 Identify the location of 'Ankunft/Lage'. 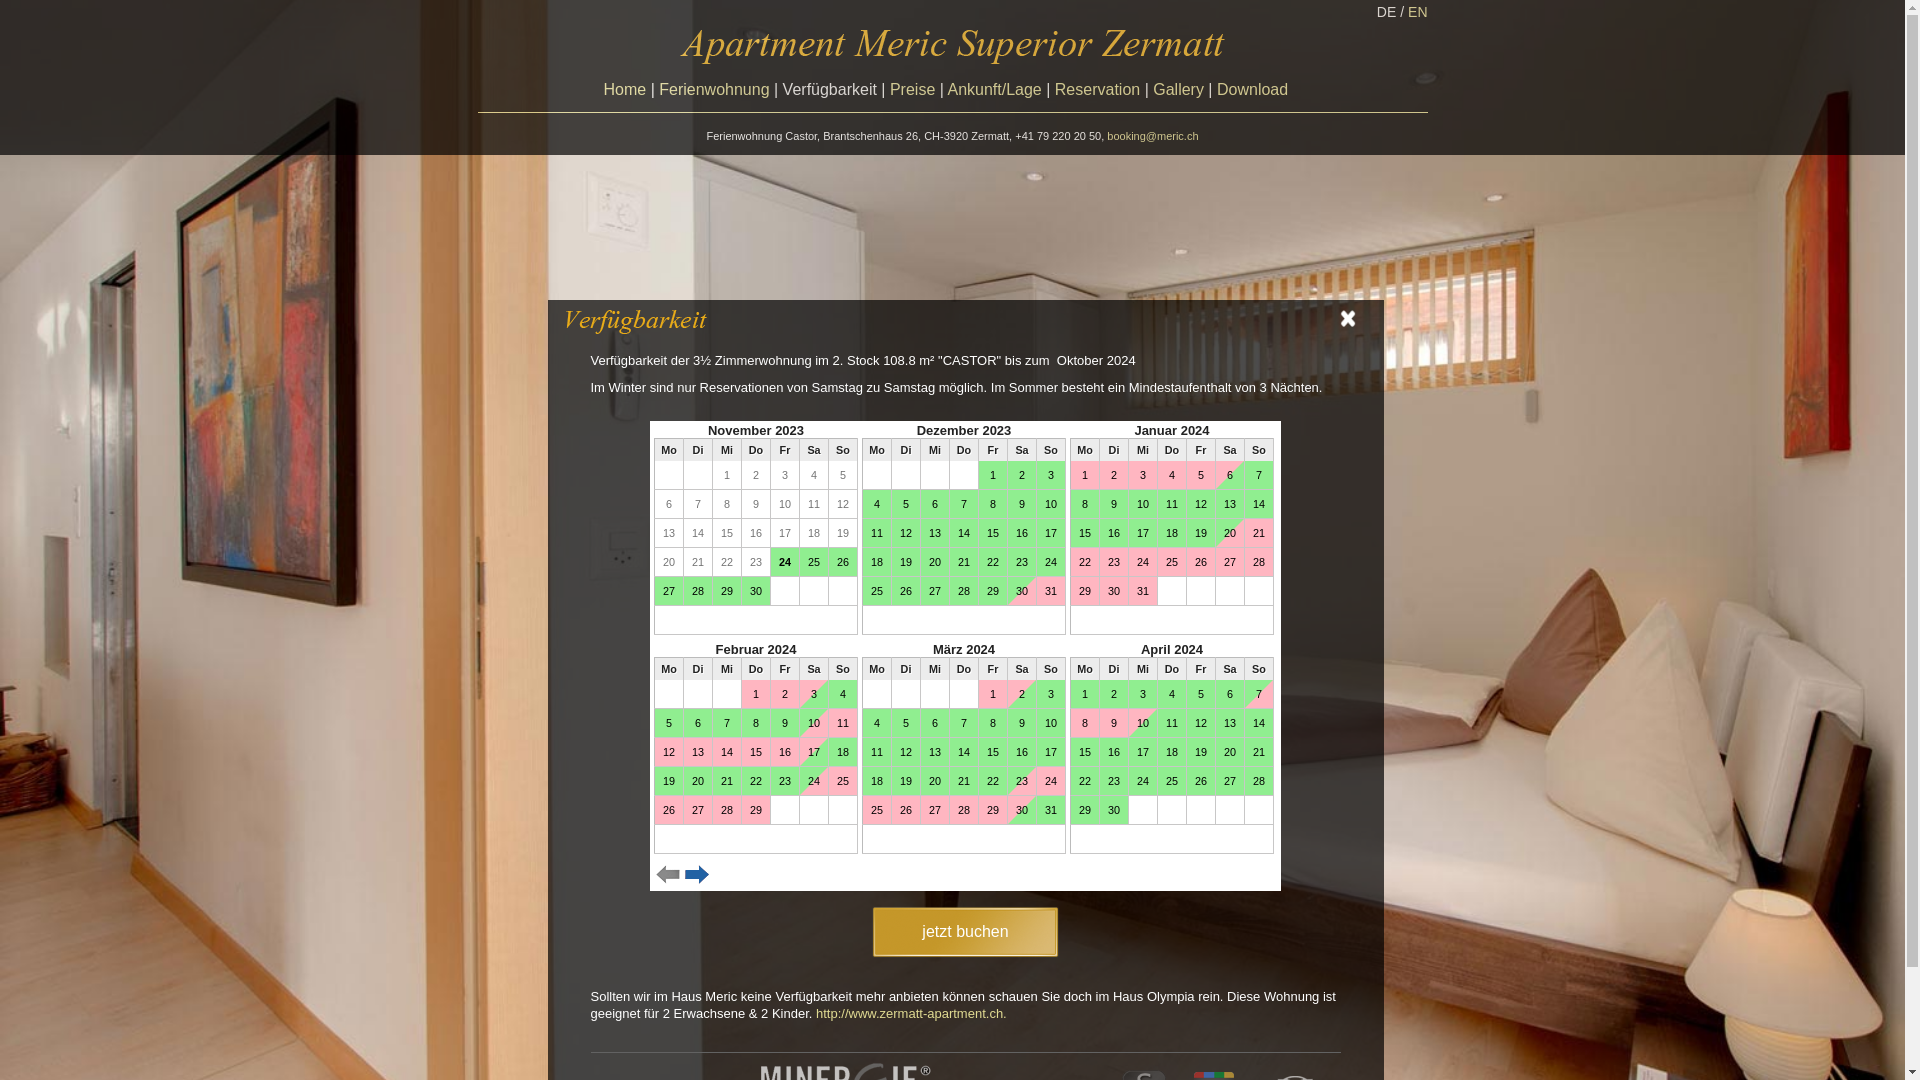
(993, 88).